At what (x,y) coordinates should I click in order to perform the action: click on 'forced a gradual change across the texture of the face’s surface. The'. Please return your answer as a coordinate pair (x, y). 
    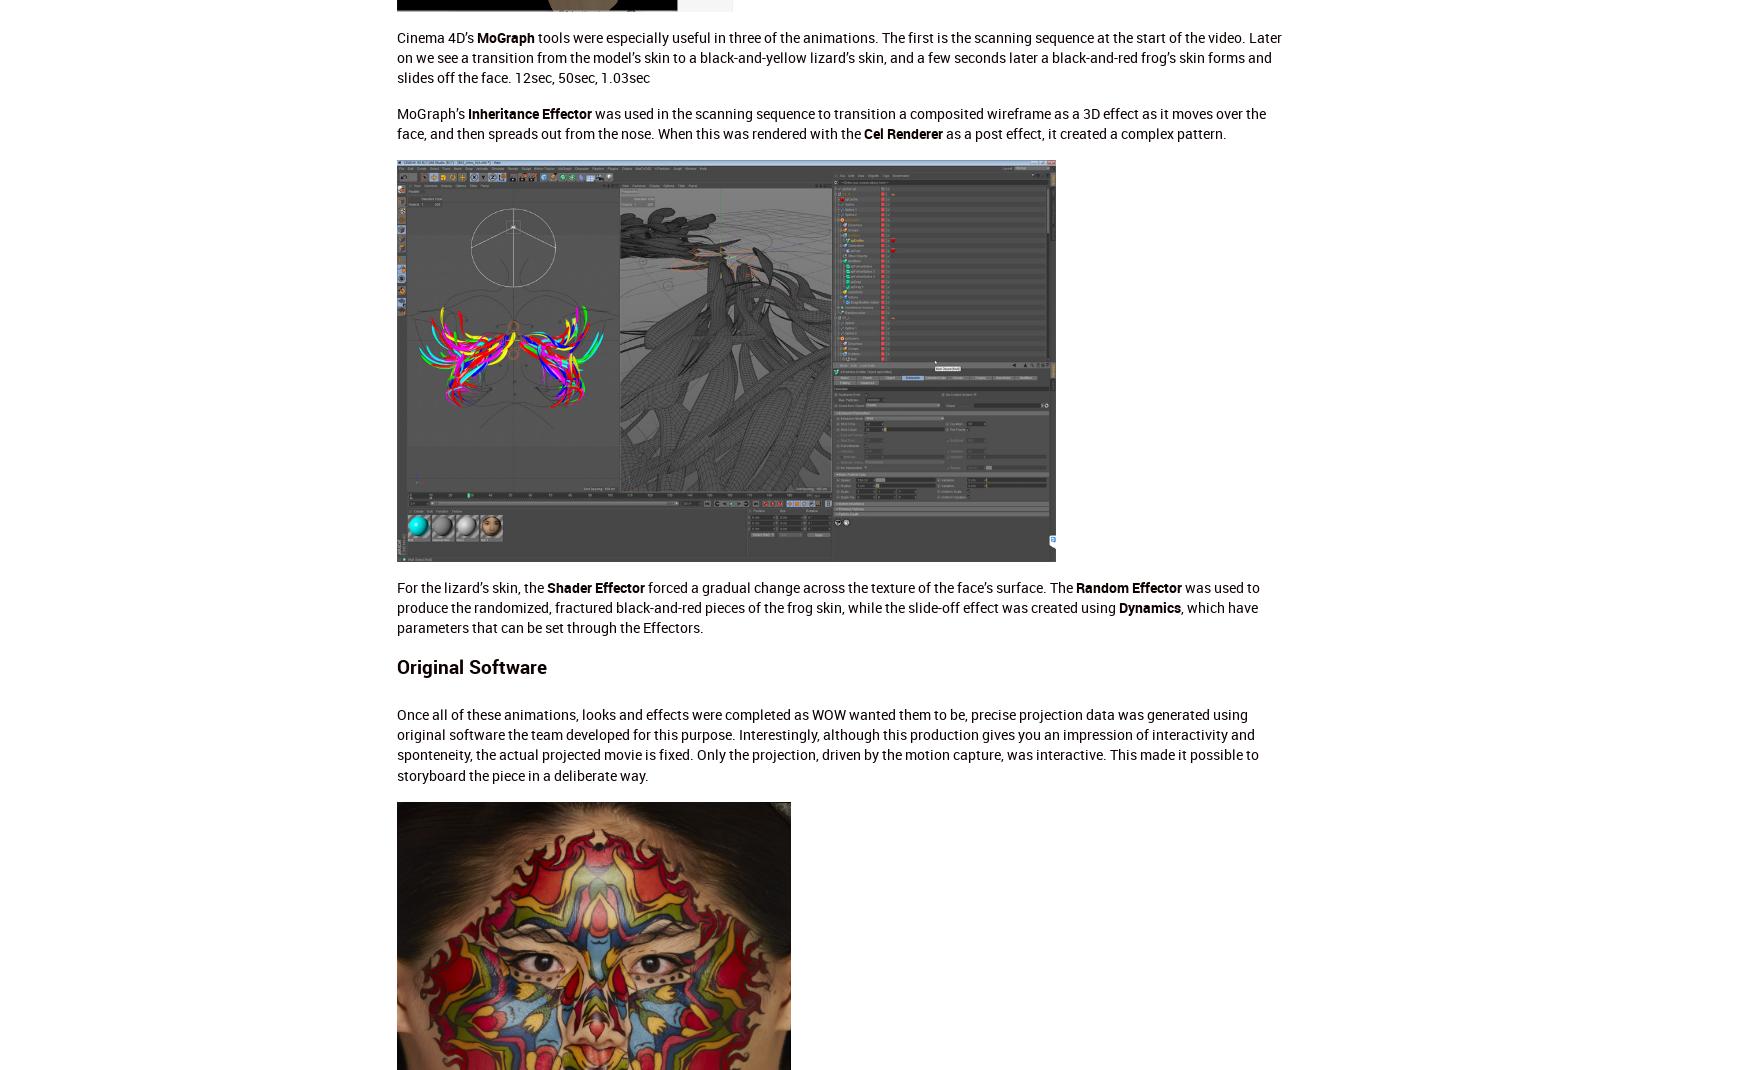
    Looking at the image, I should click on (859, 585).